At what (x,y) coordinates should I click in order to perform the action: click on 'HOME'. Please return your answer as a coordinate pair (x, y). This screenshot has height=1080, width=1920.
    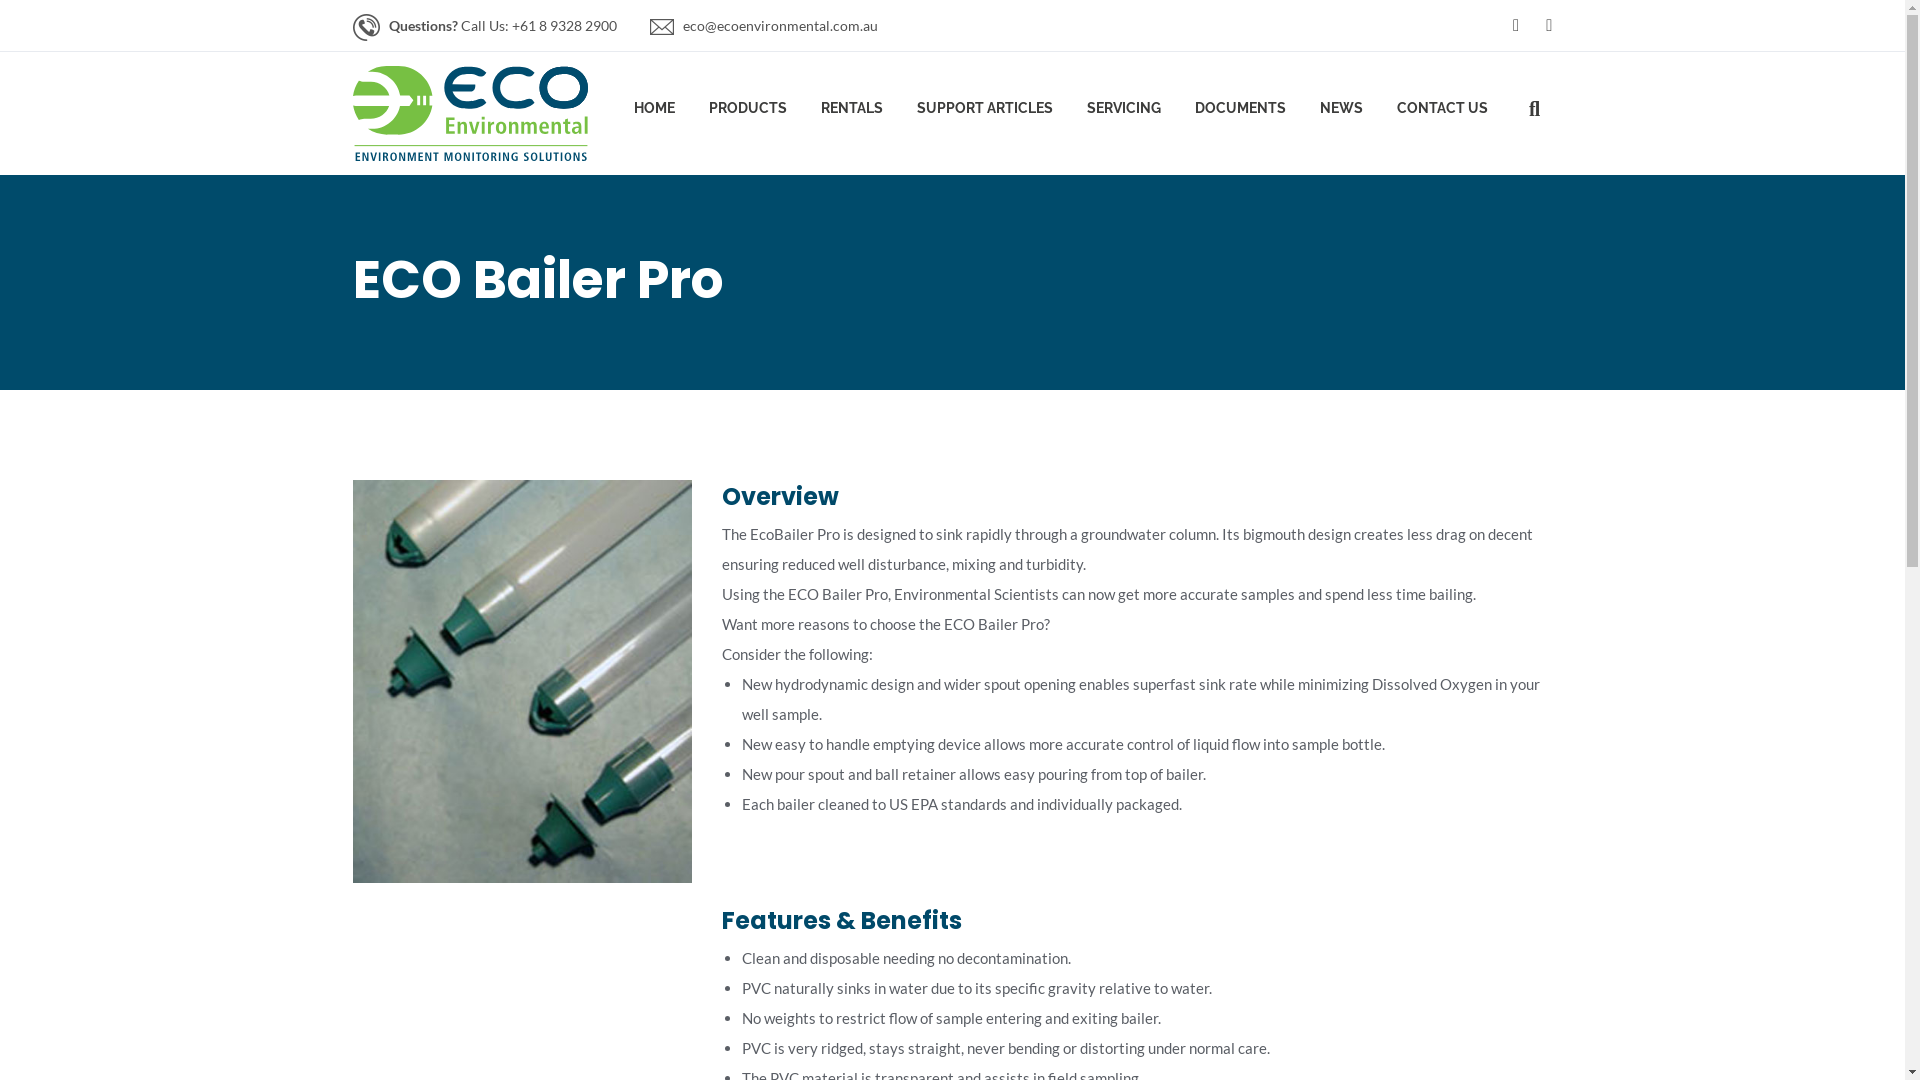
    Looking at the image, I should click on (654, 113).